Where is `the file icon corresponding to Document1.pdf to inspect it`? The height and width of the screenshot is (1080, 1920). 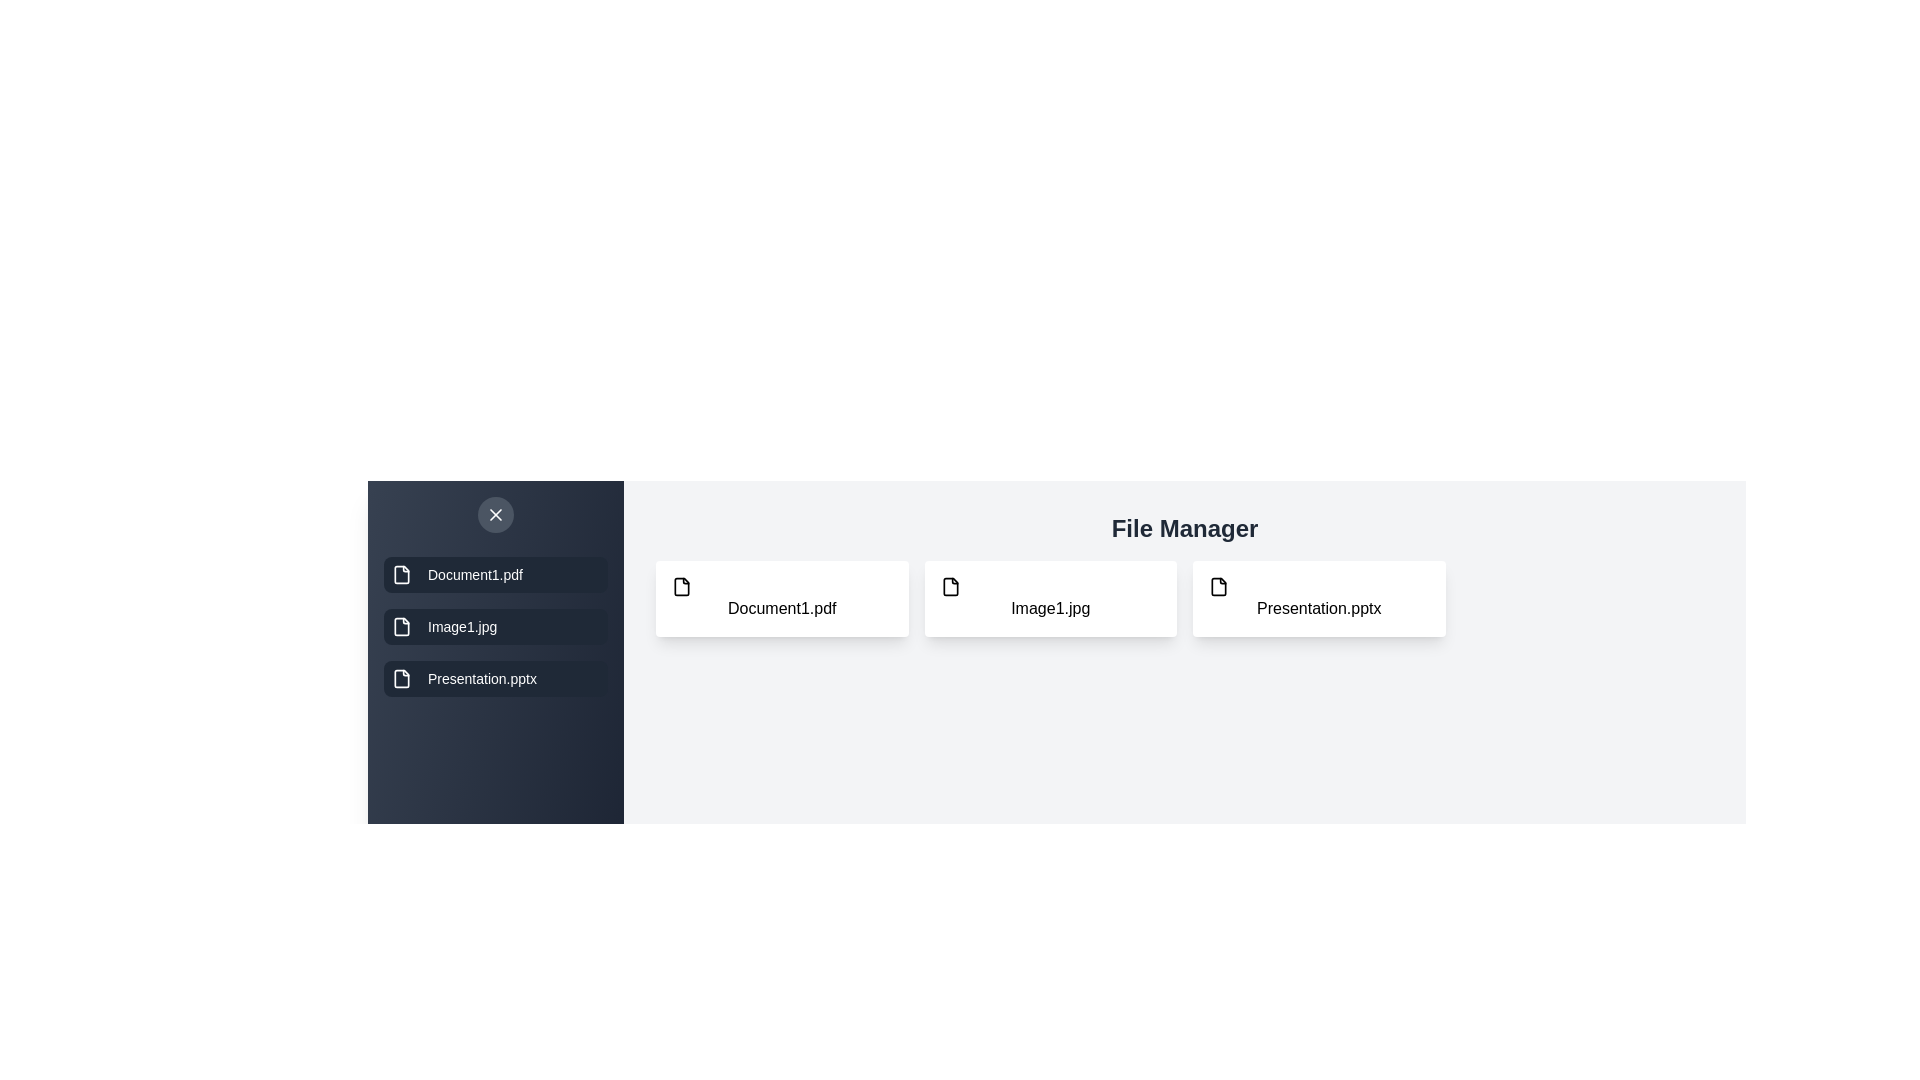
the file icon corresponding to Document1.pdf to inspect it is located at coordinates (781, 597).